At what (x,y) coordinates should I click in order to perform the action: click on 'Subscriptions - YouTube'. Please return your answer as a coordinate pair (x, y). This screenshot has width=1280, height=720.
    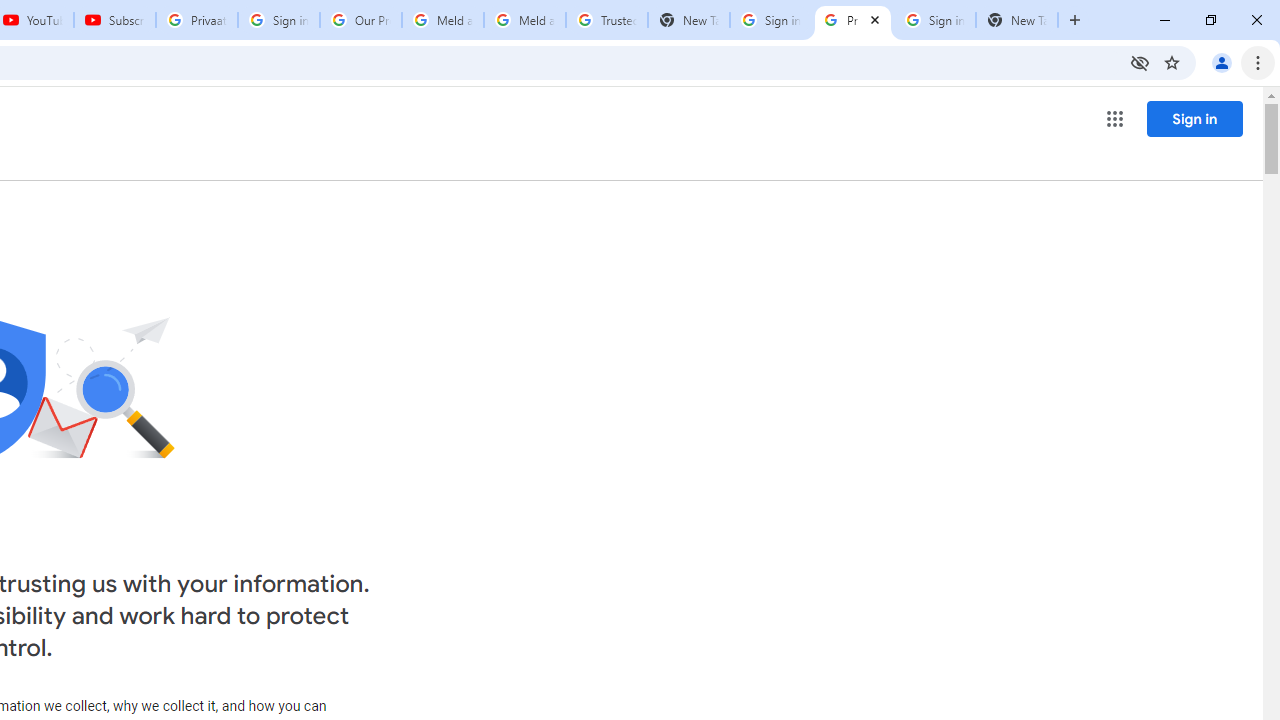
    Looking at the image, I should click on (114, 20).